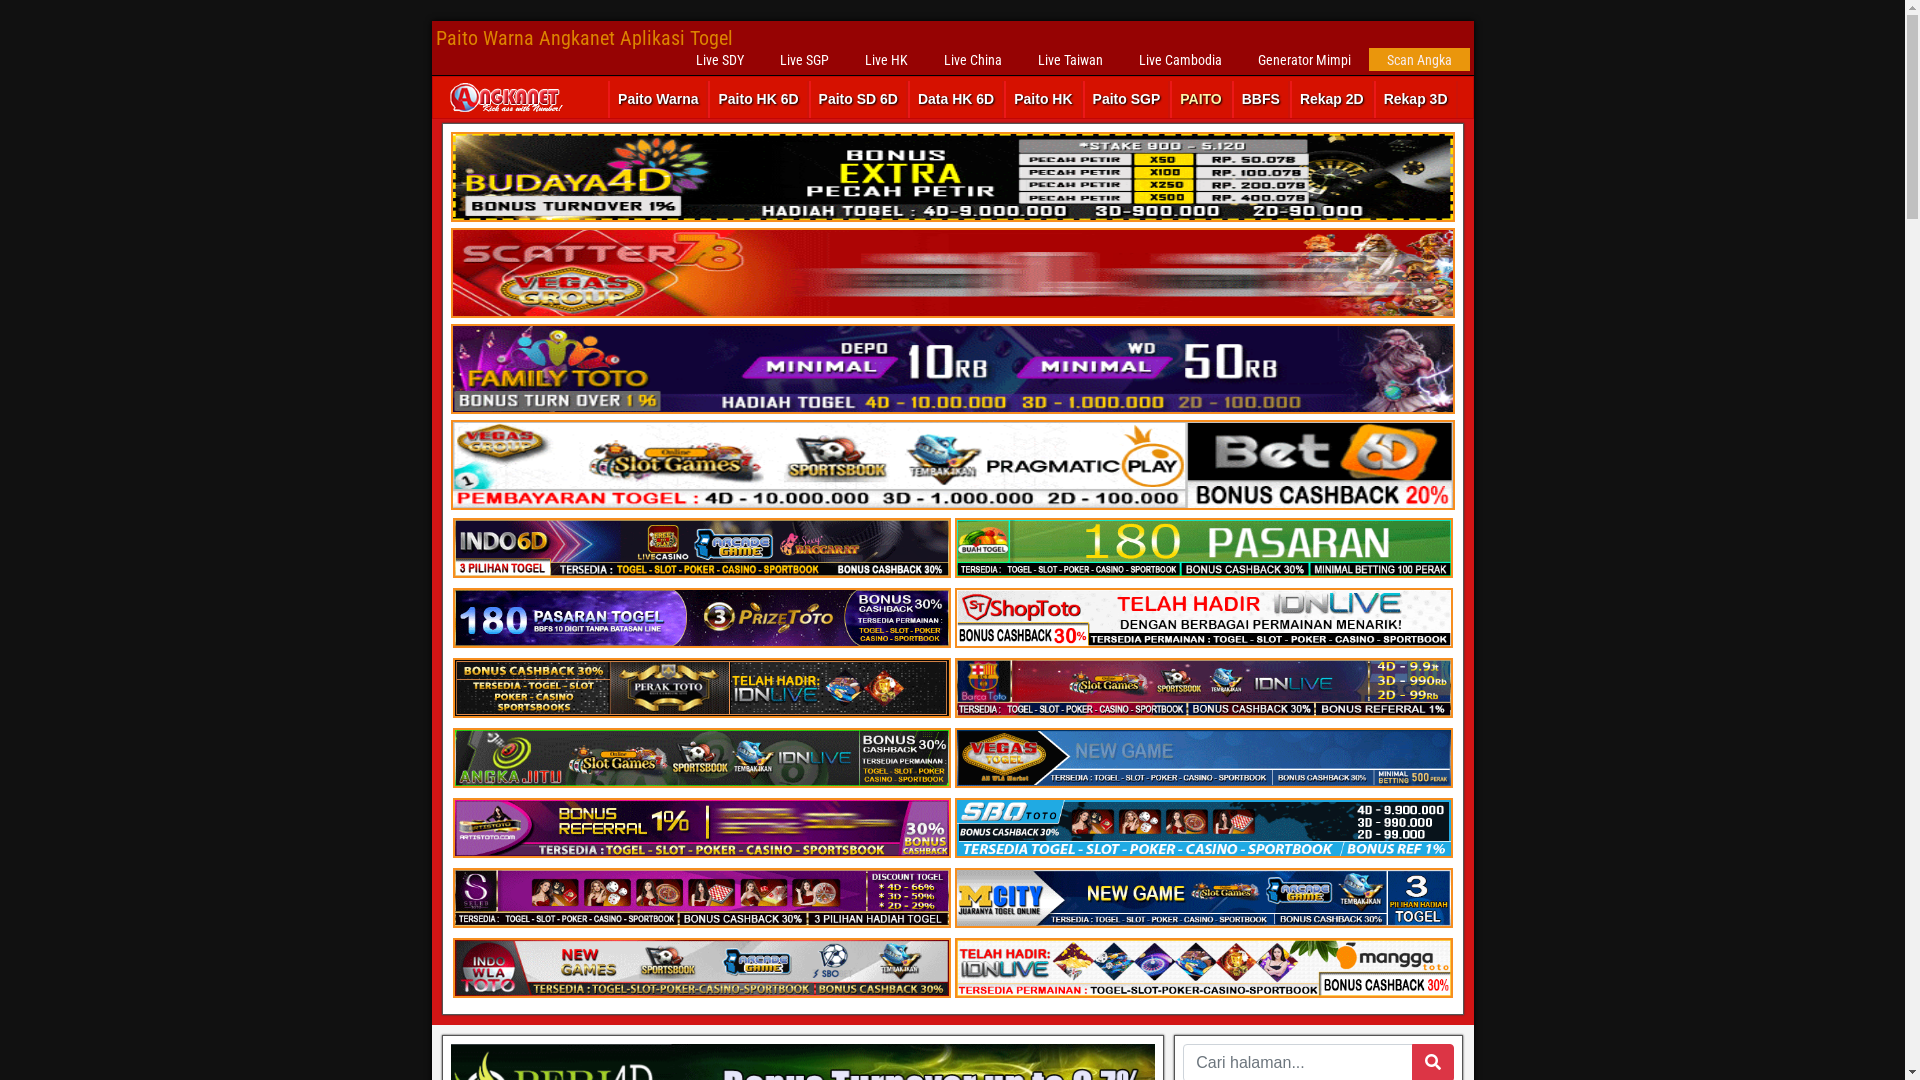 The image size is (1920, 1080). What do you see at coordinates (700, 967) in the screenshot?
I see `'Bandar Judi Online Terpercaya indowlatoto'` at bounding box center [700, 967].